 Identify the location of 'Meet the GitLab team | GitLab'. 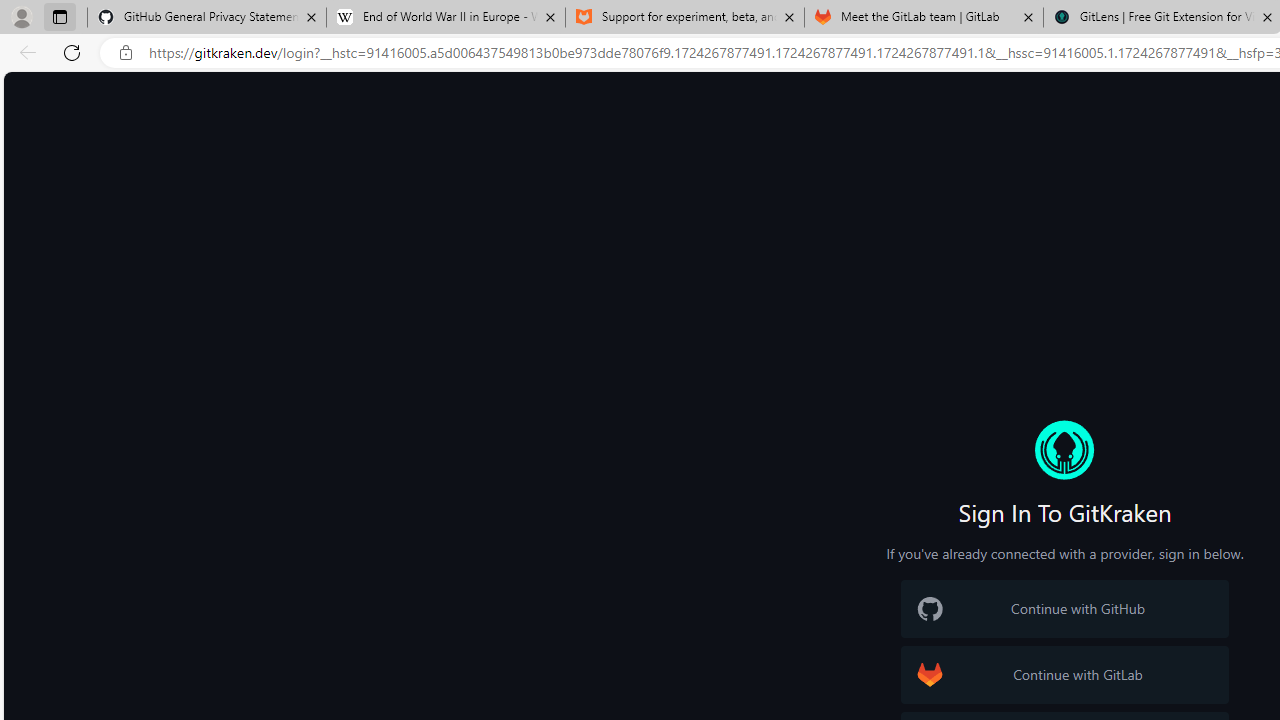
(923, 17).